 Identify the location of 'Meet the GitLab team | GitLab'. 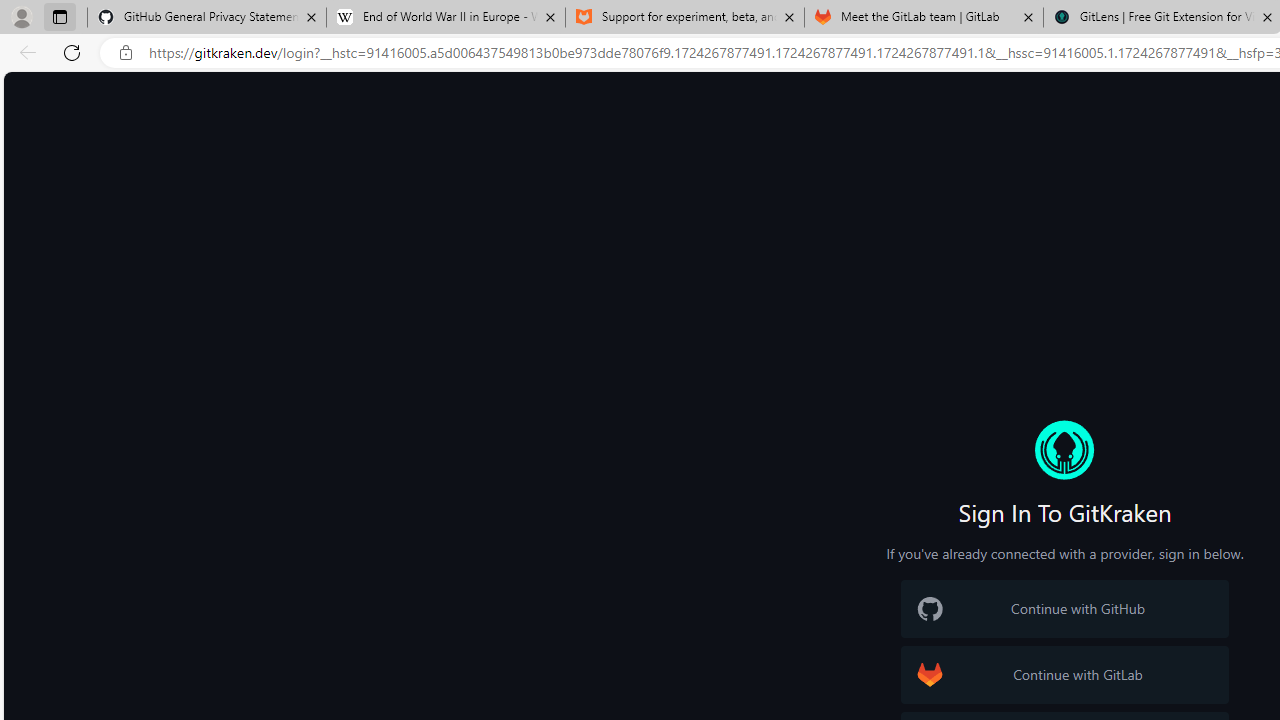
(923, 17).